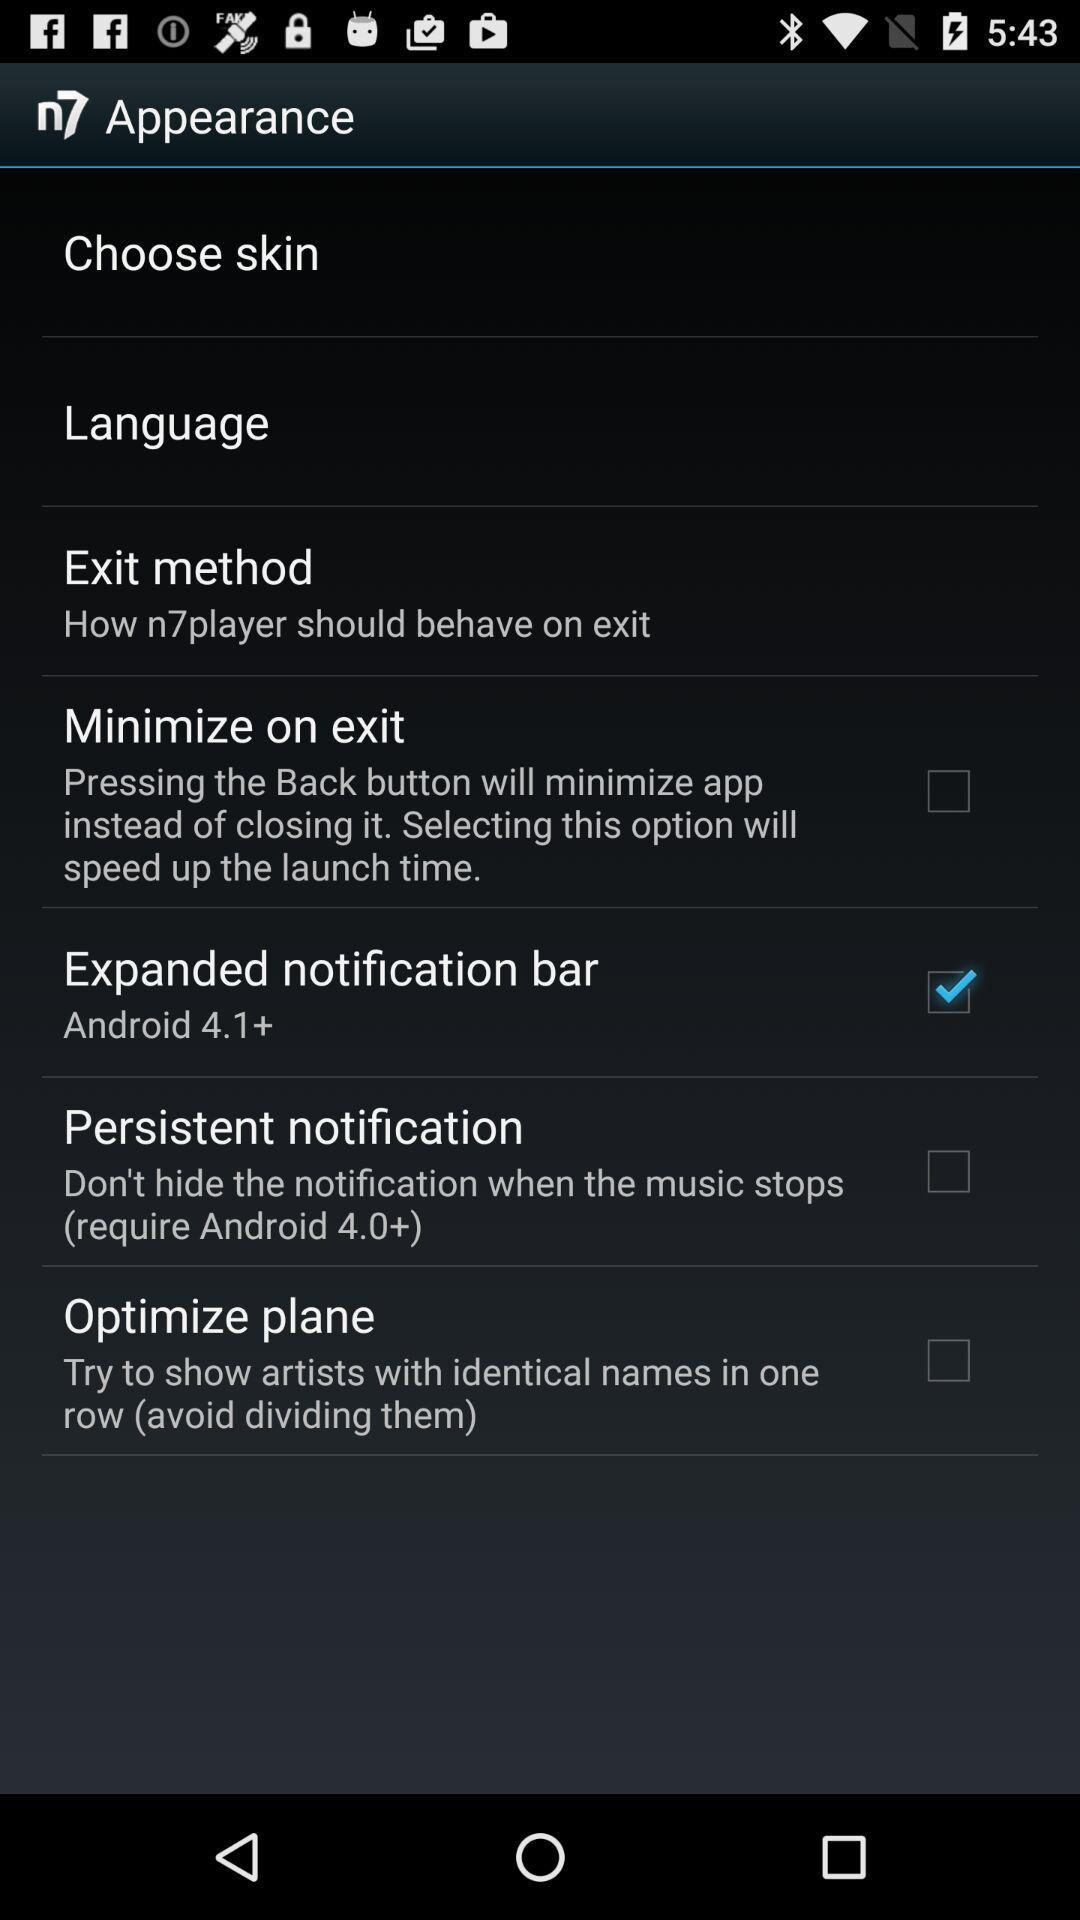  What do you see at coordinates (329, 967) in the screenshot?
I see `the expanded notification bar` at bounding box center [329, 967].